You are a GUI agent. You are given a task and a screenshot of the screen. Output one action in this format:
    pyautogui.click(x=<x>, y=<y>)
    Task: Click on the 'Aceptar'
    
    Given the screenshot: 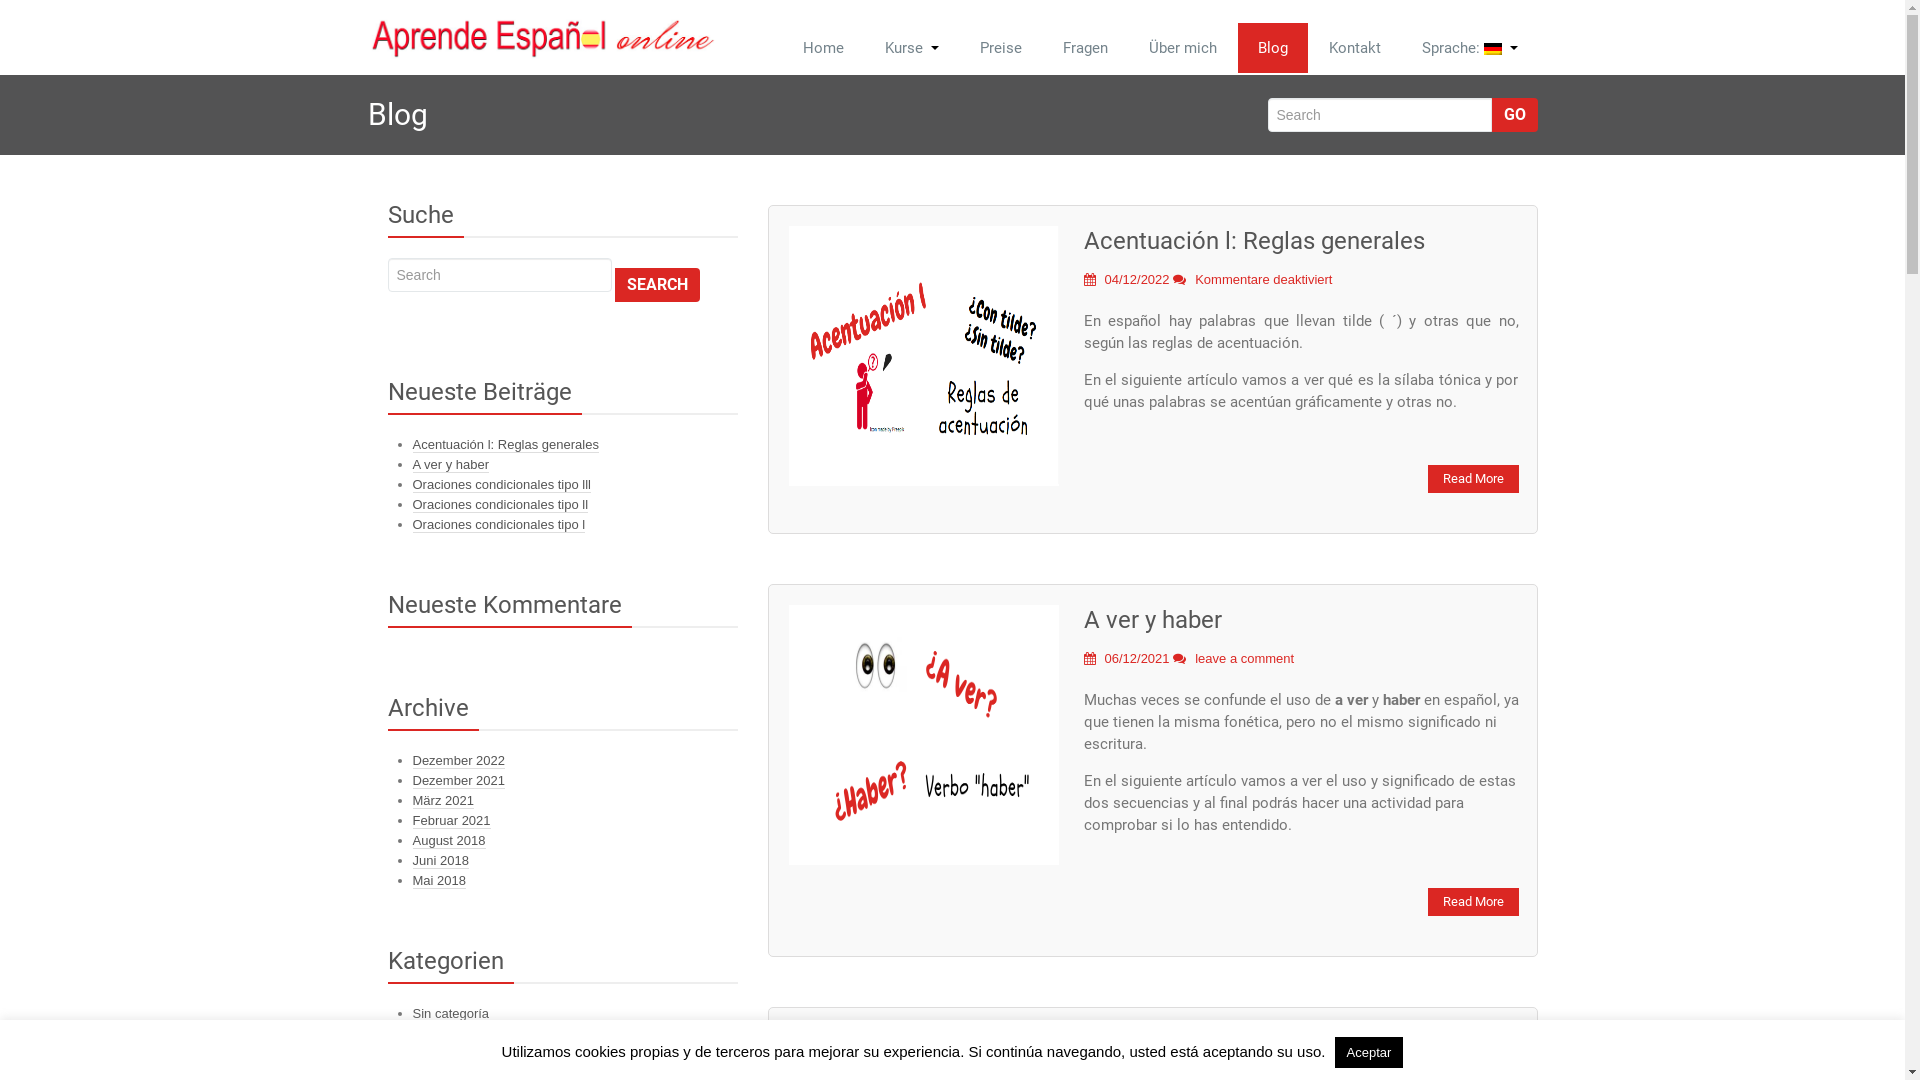 What is the action you would take?
    pyautogui.click(x=1368, y=1051)
    